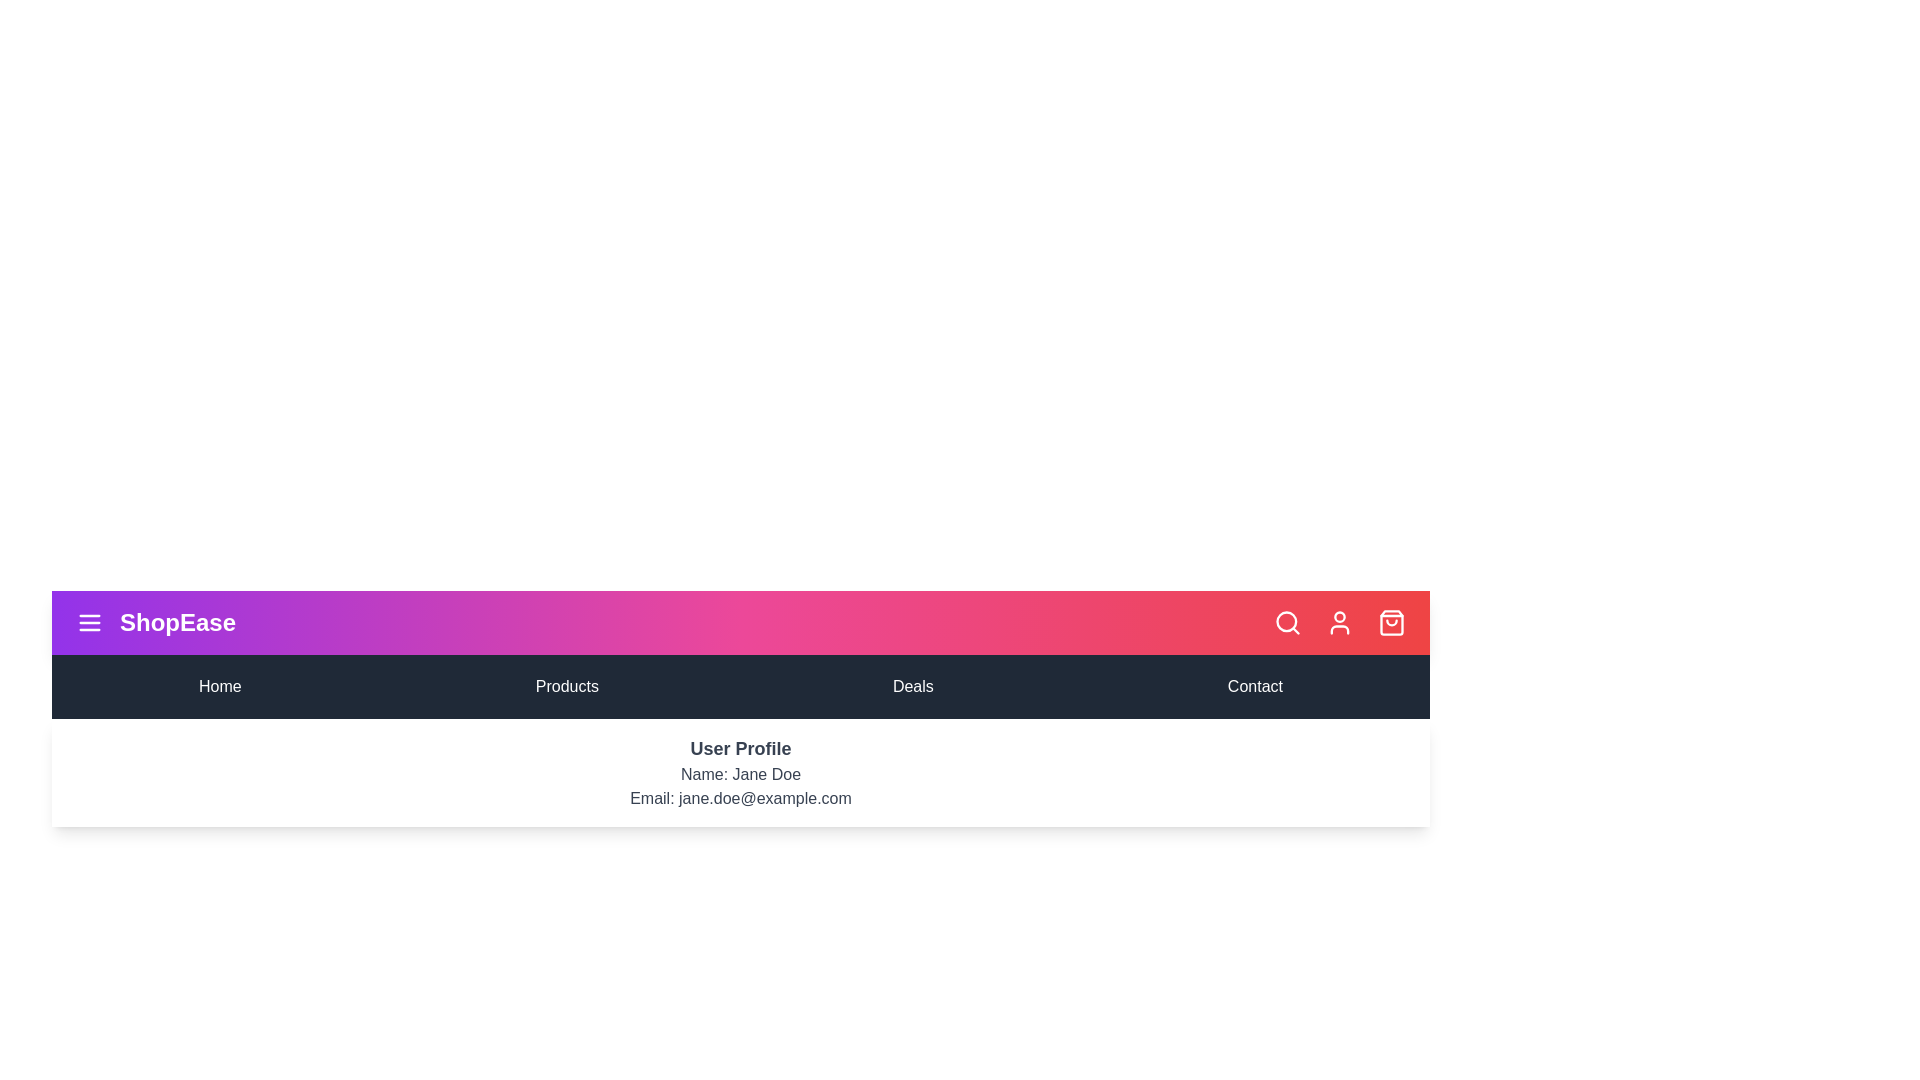 Image resolution: width=1920 pixels, height=1080 pixels. I want to click on the shopping cart icon to inspect the shopping cart, so click(1391, 622).